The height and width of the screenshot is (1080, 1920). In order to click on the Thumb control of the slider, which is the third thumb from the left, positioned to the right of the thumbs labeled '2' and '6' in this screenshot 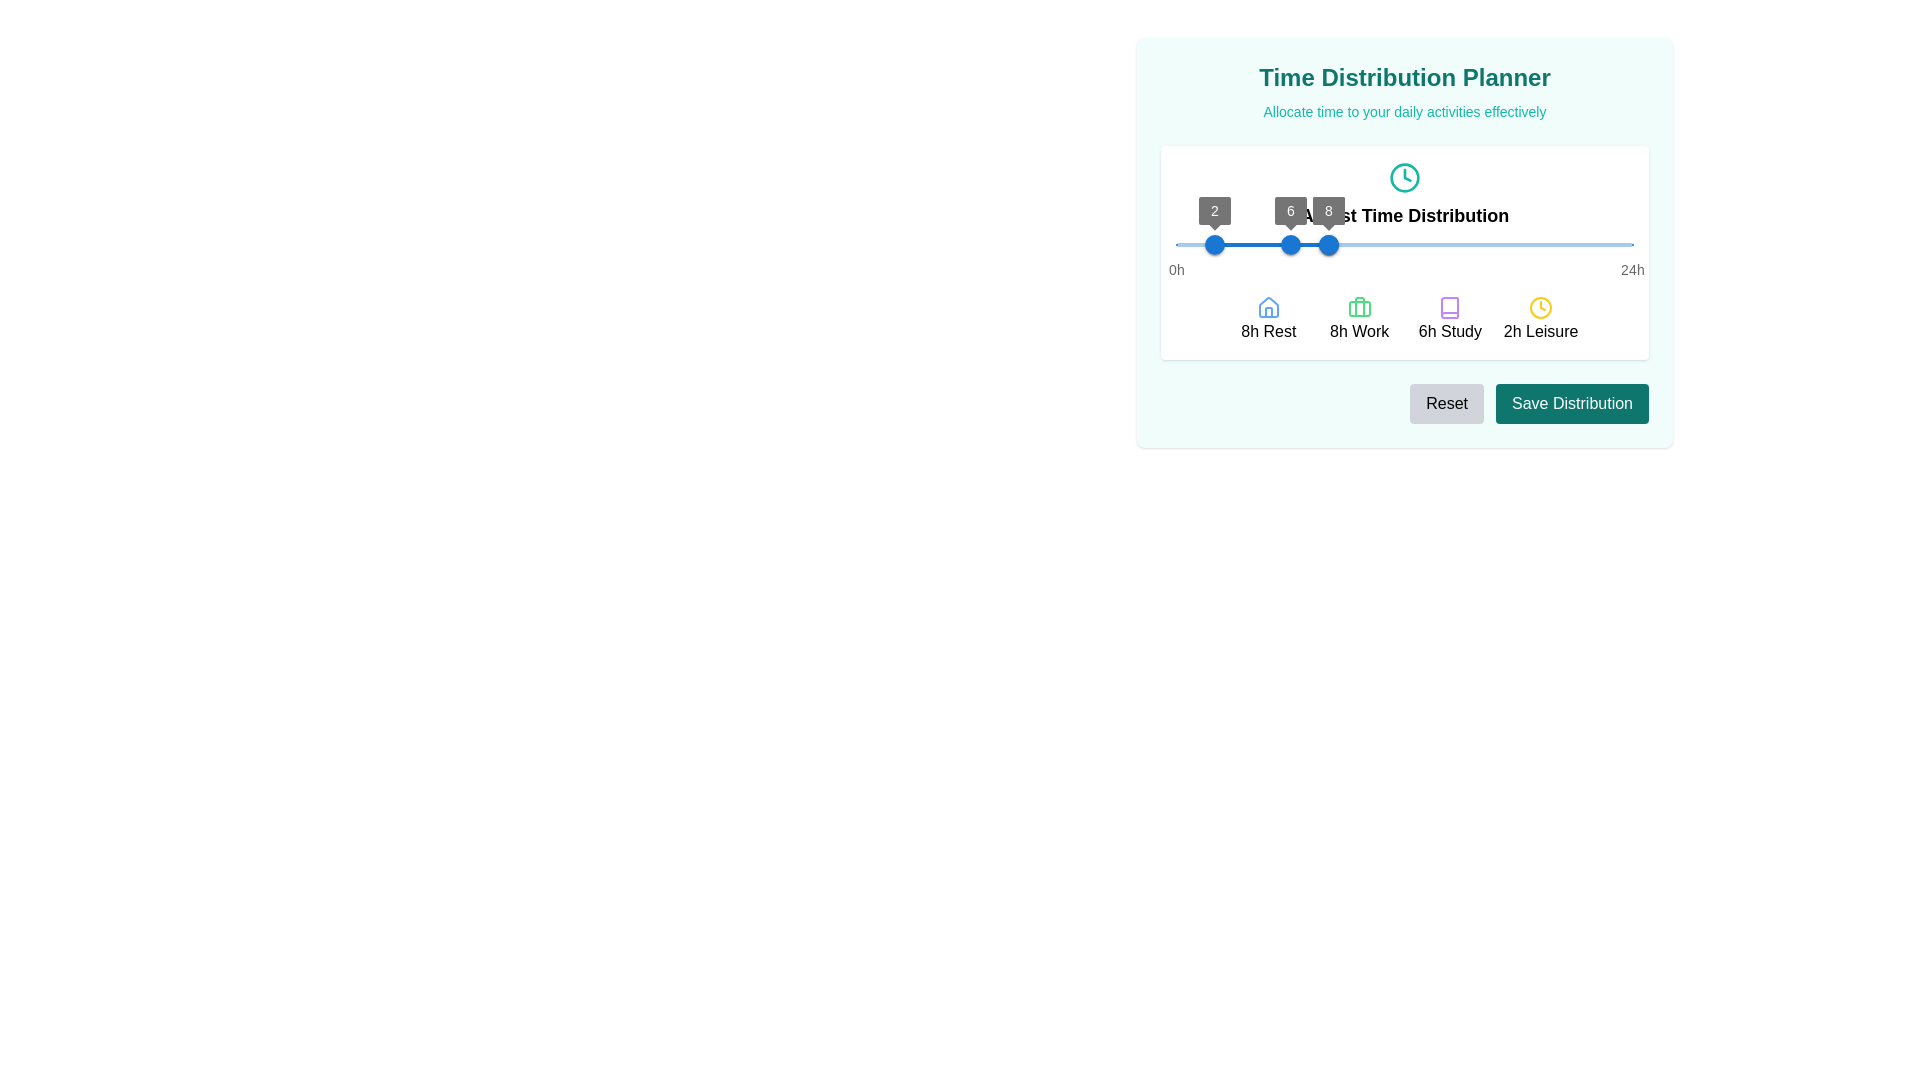, I will do `click(1329, 244)`.